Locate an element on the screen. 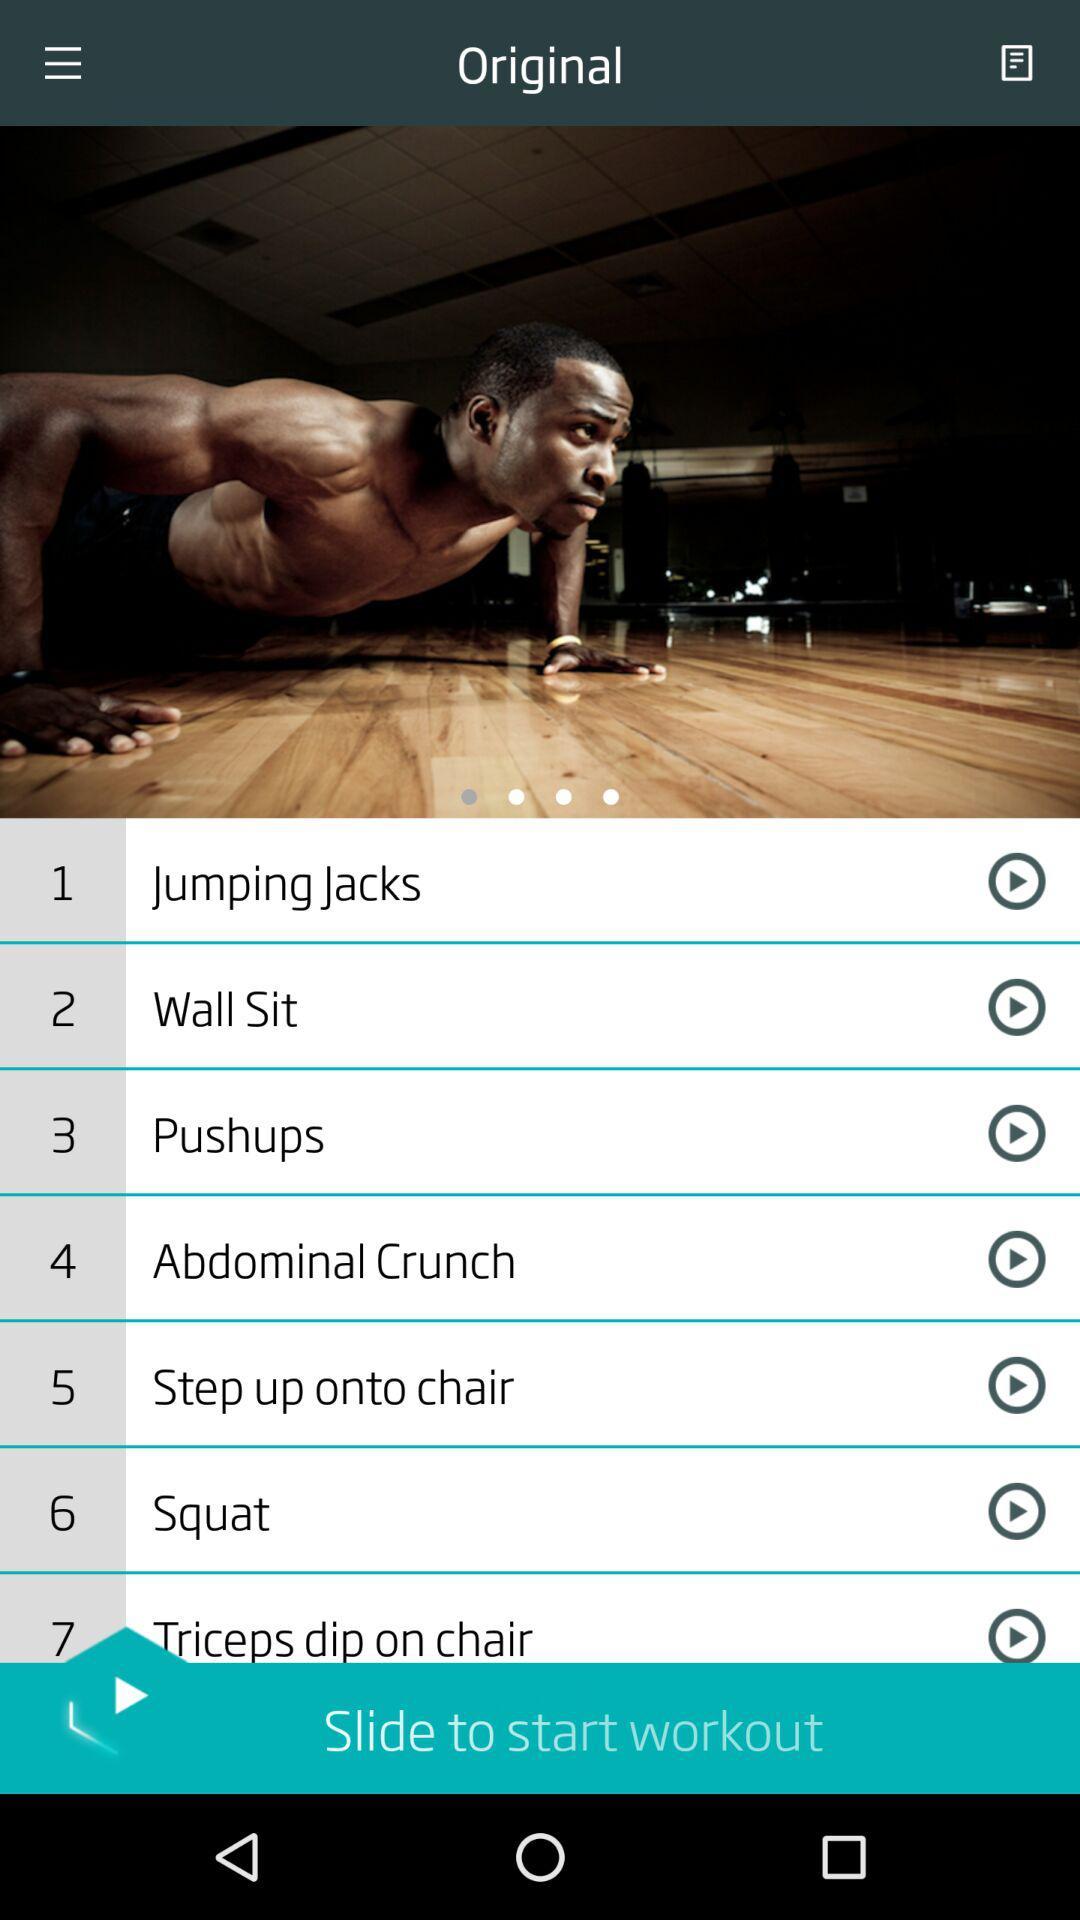 The height and width of the screenshot is (1920, 1080). the play icon is located at coordinates (1017, 880).